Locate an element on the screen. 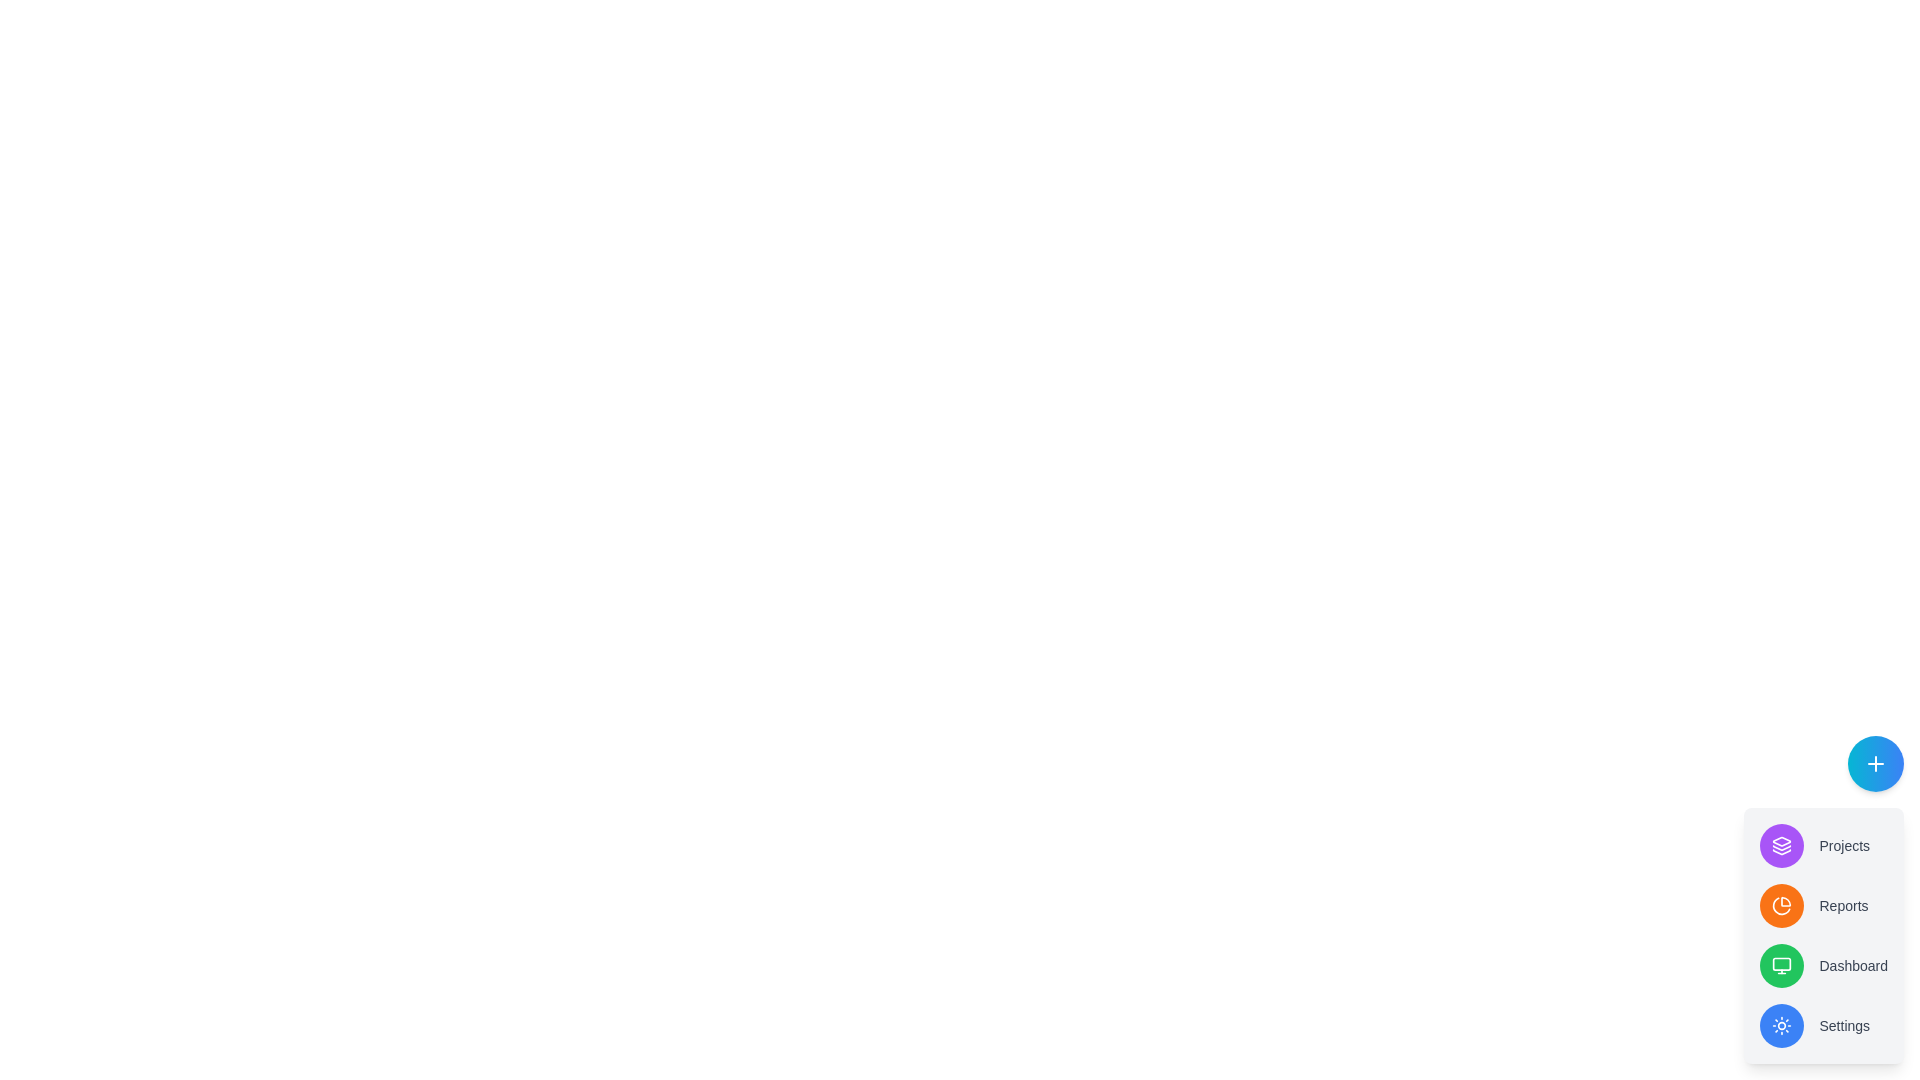 Image resolution: width=1920 pixels, height=1080 pixels. the 'Dashboard' navigation item in the menu for keyboard navigation is located at coordinates (1823, 964).